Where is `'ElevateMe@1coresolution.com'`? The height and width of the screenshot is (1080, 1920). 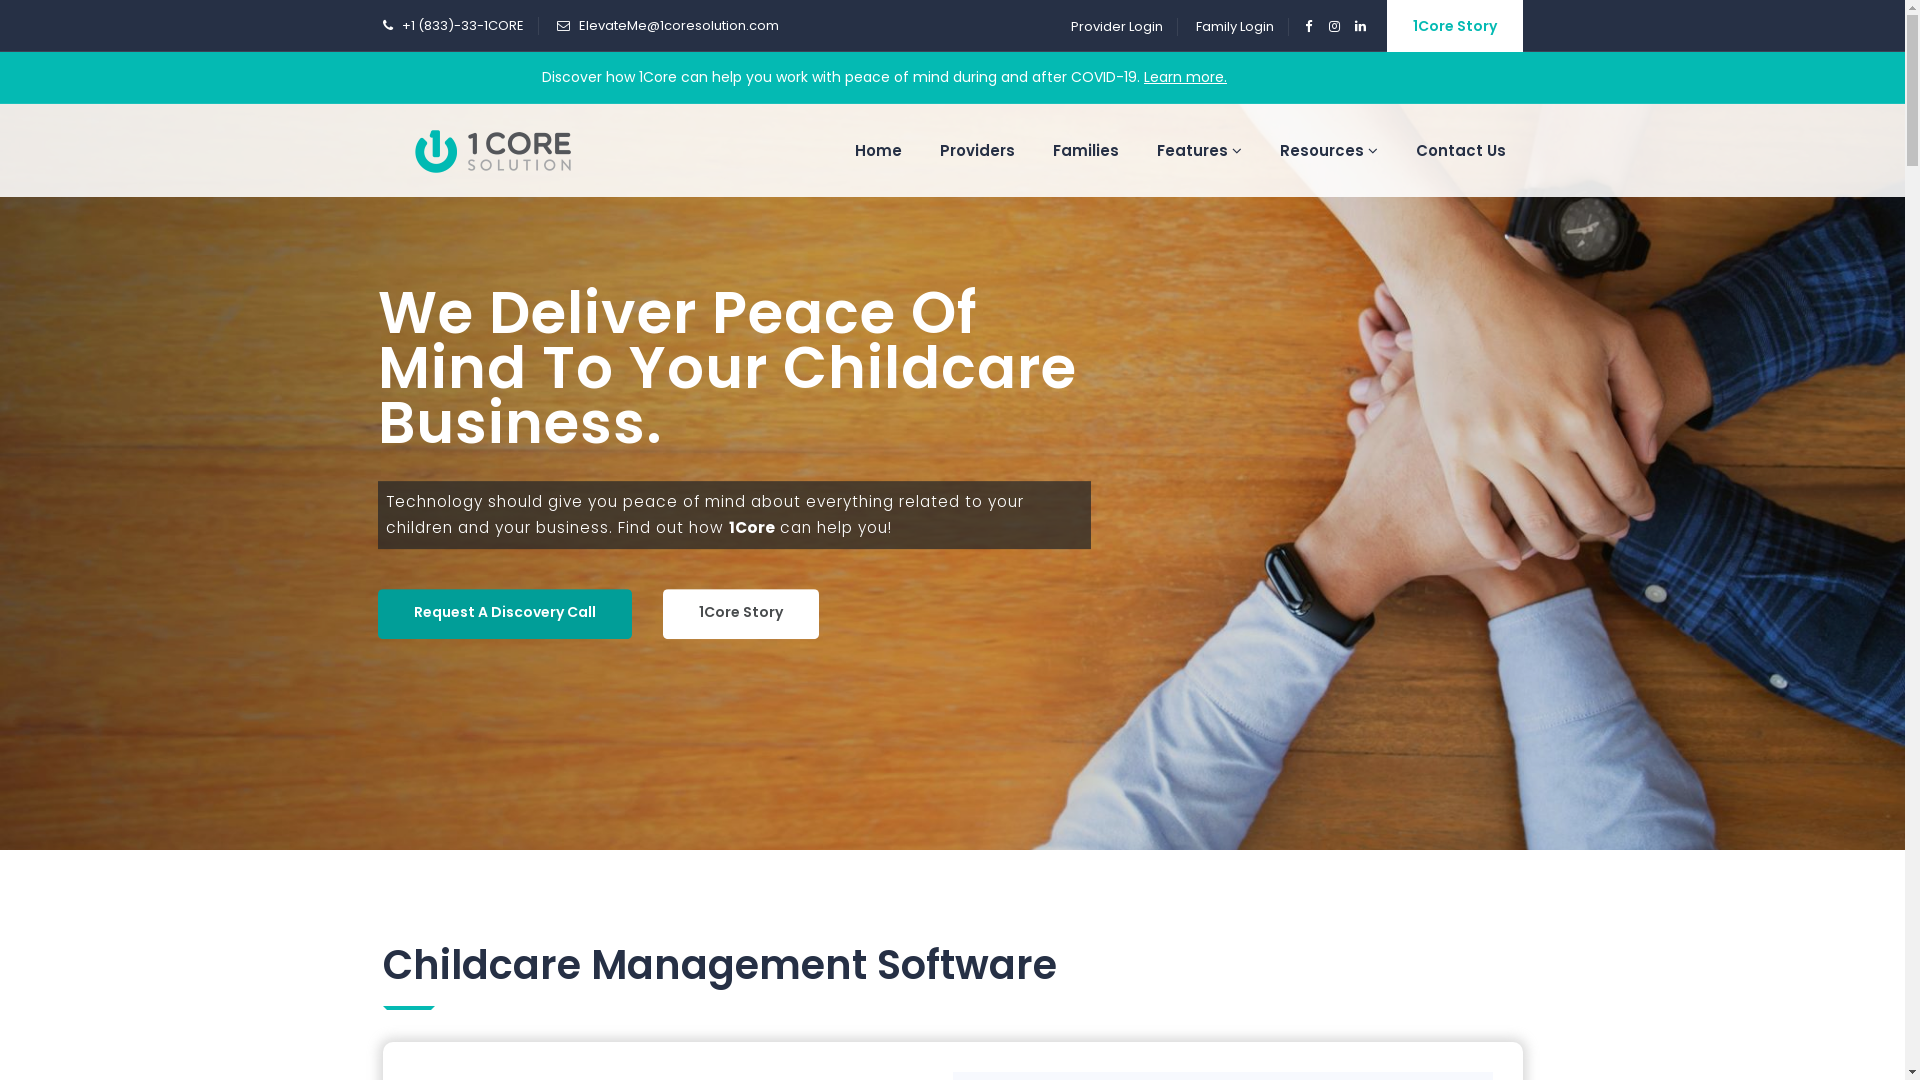 'ElevateMe@1coresolution.com' is located at coordinates (677, 25).